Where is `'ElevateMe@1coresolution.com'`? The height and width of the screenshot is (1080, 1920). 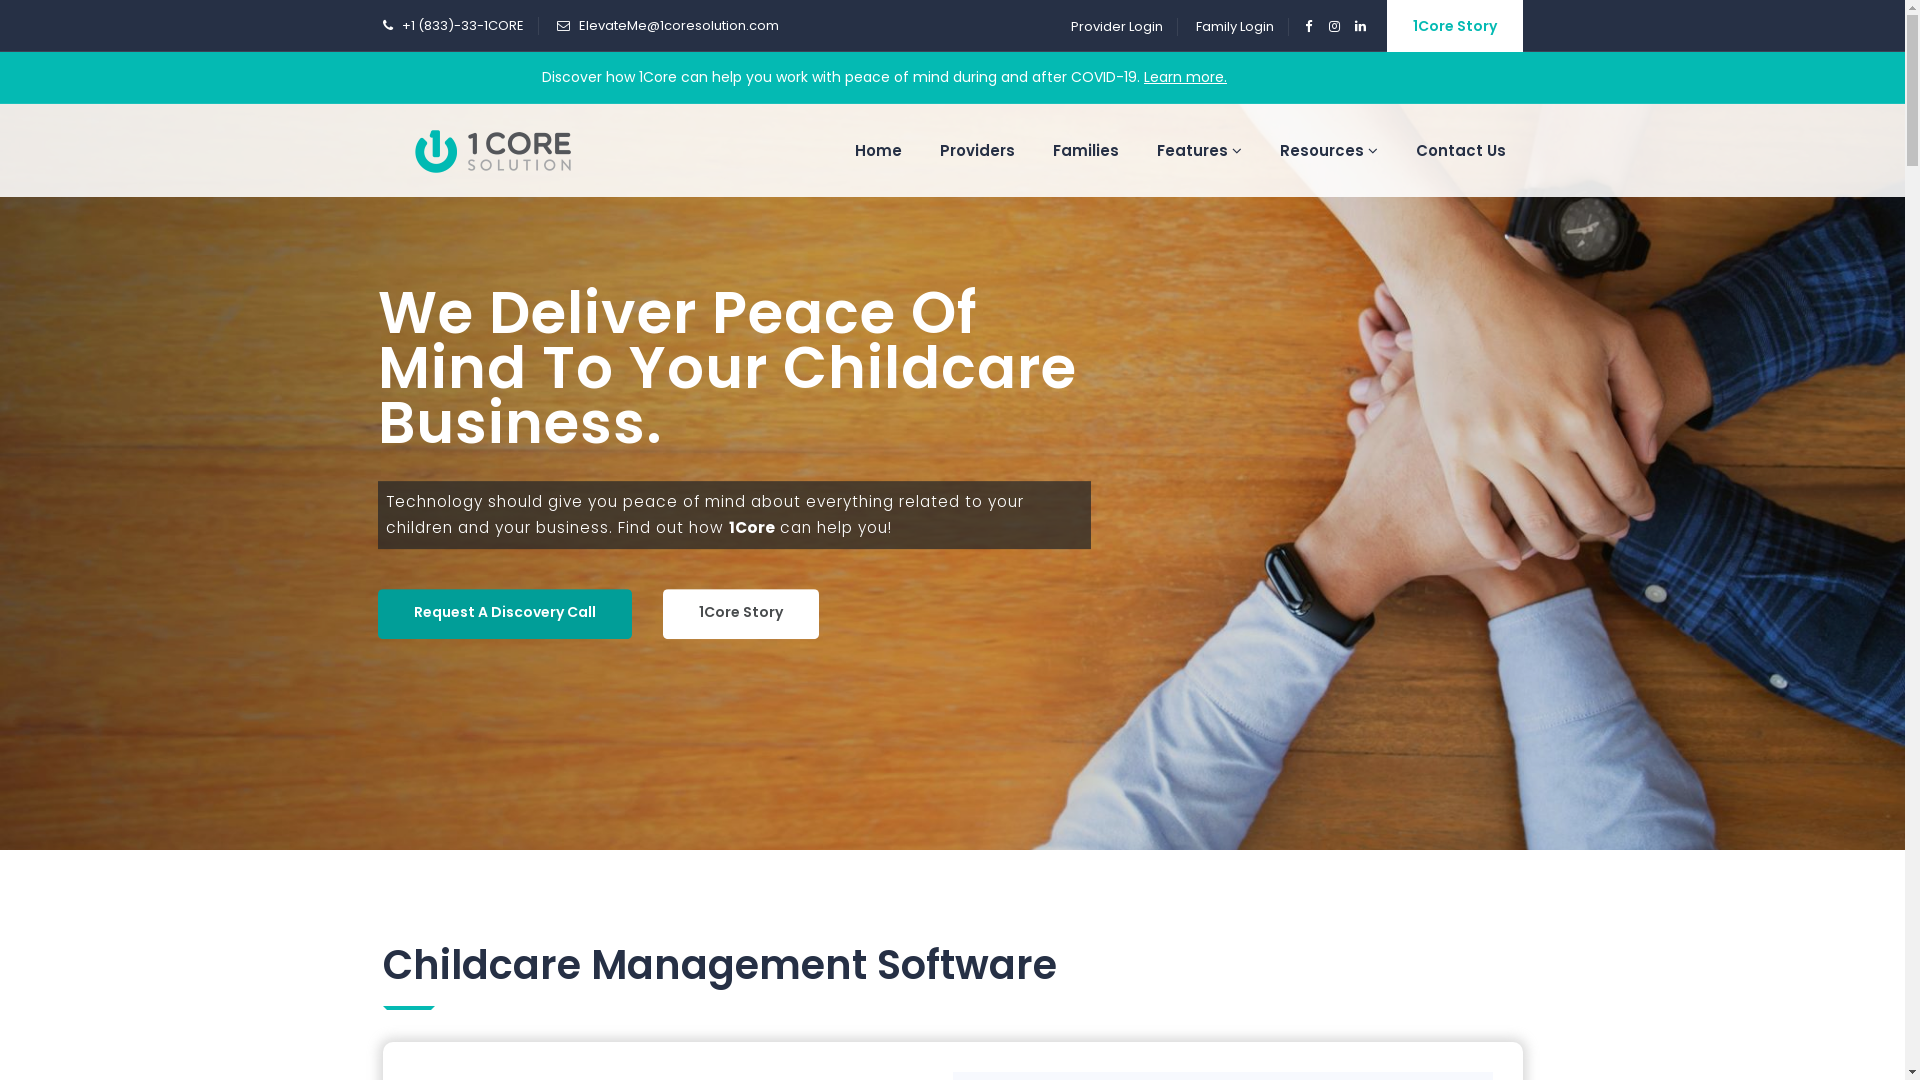 'ElevateMe@1coresolution.com' is located at coordinates (677, 25).